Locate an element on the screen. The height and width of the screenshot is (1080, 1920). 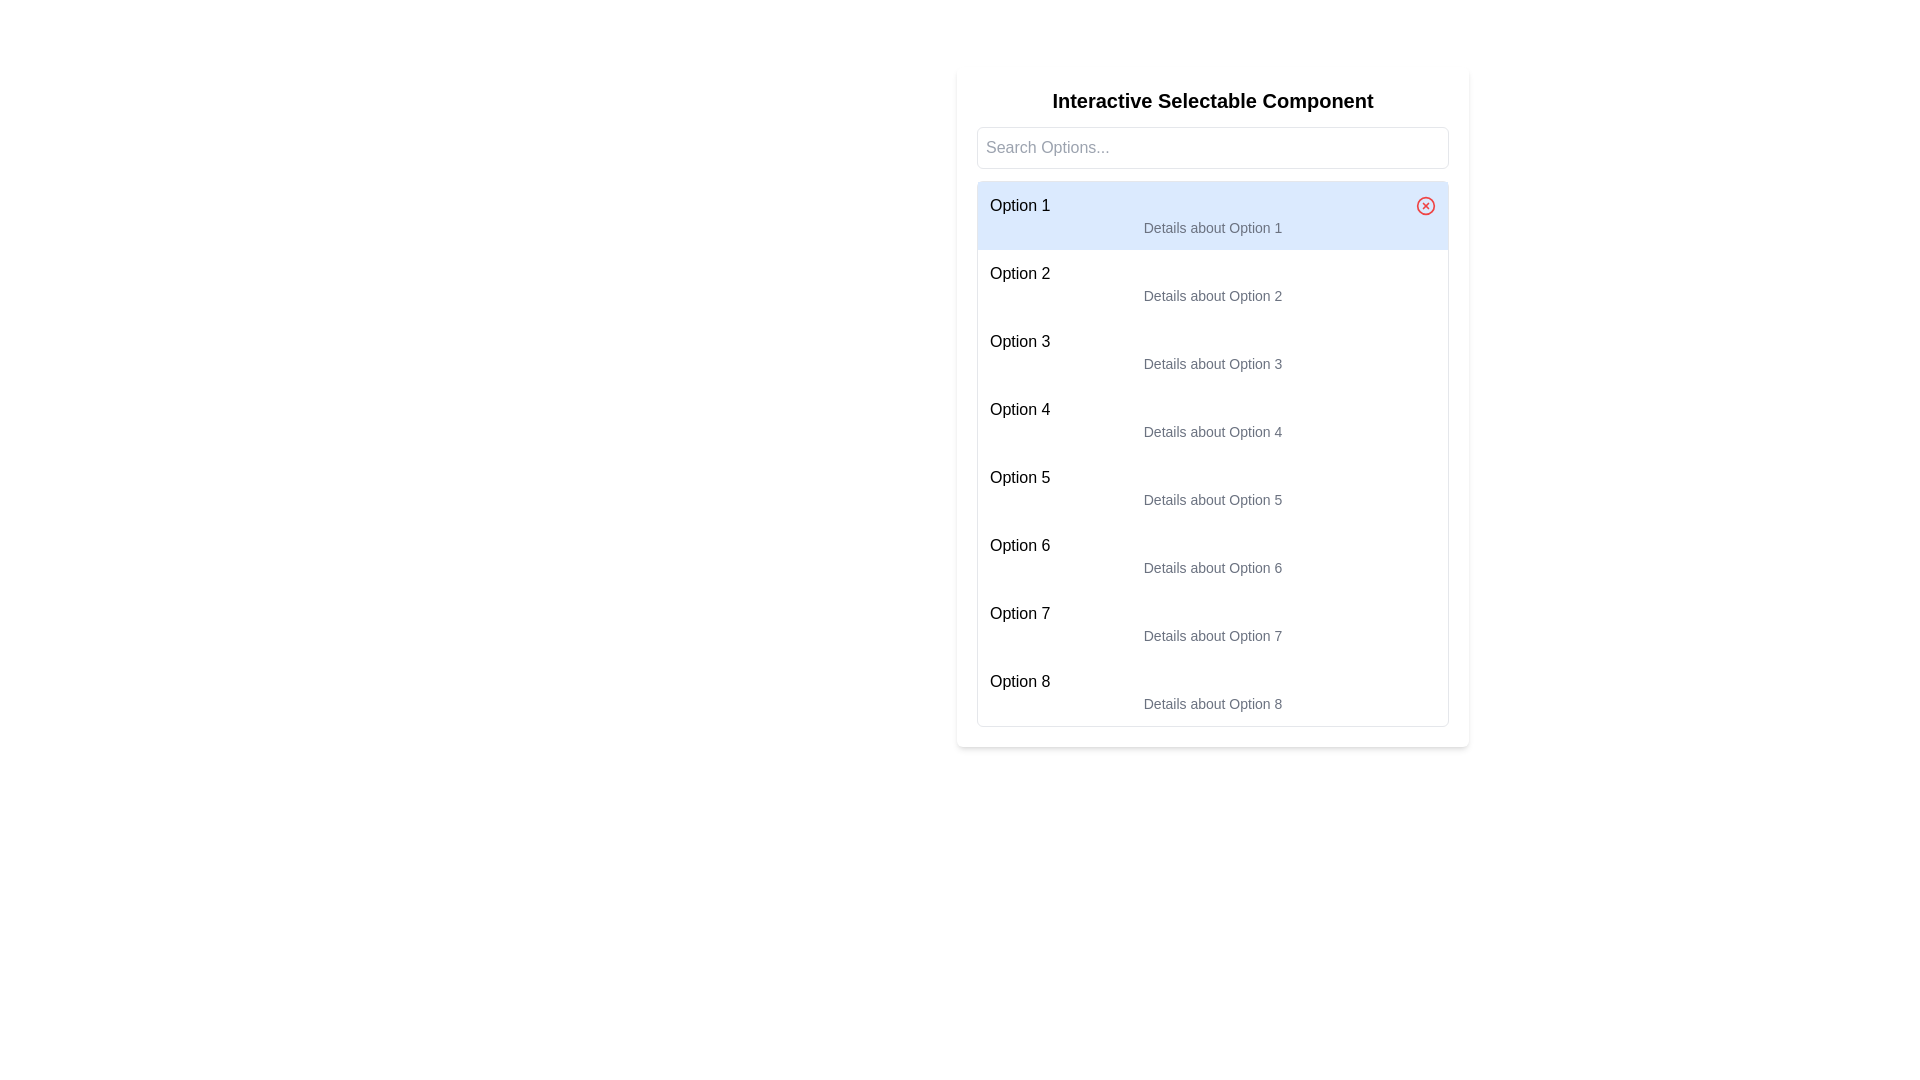
the circular button with an 'X' icon, which has a red border and is used as a close or delete button, located to the right of the first selectable option in the list is located at coordinates (1424, 205).